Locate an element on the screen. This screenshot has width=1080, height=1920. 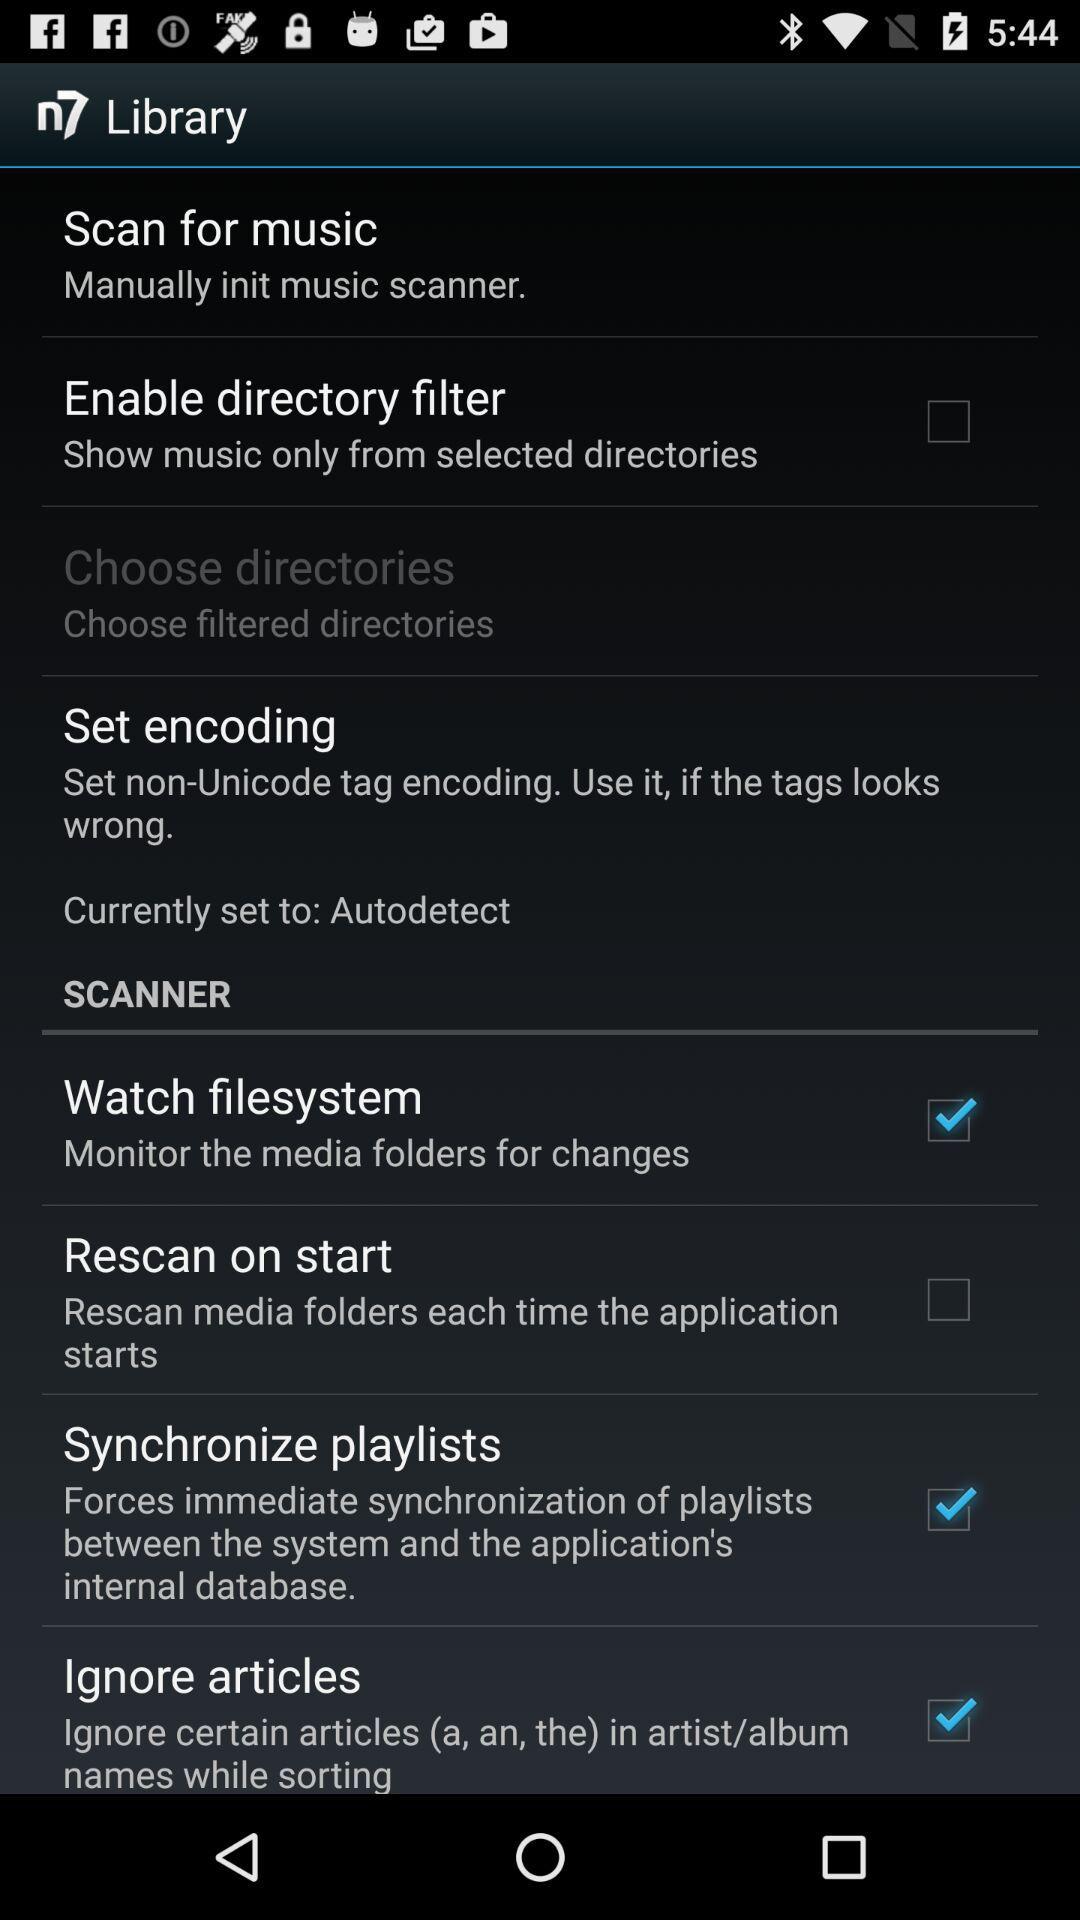
the manually init music icon is located at coordinates (295, 282).